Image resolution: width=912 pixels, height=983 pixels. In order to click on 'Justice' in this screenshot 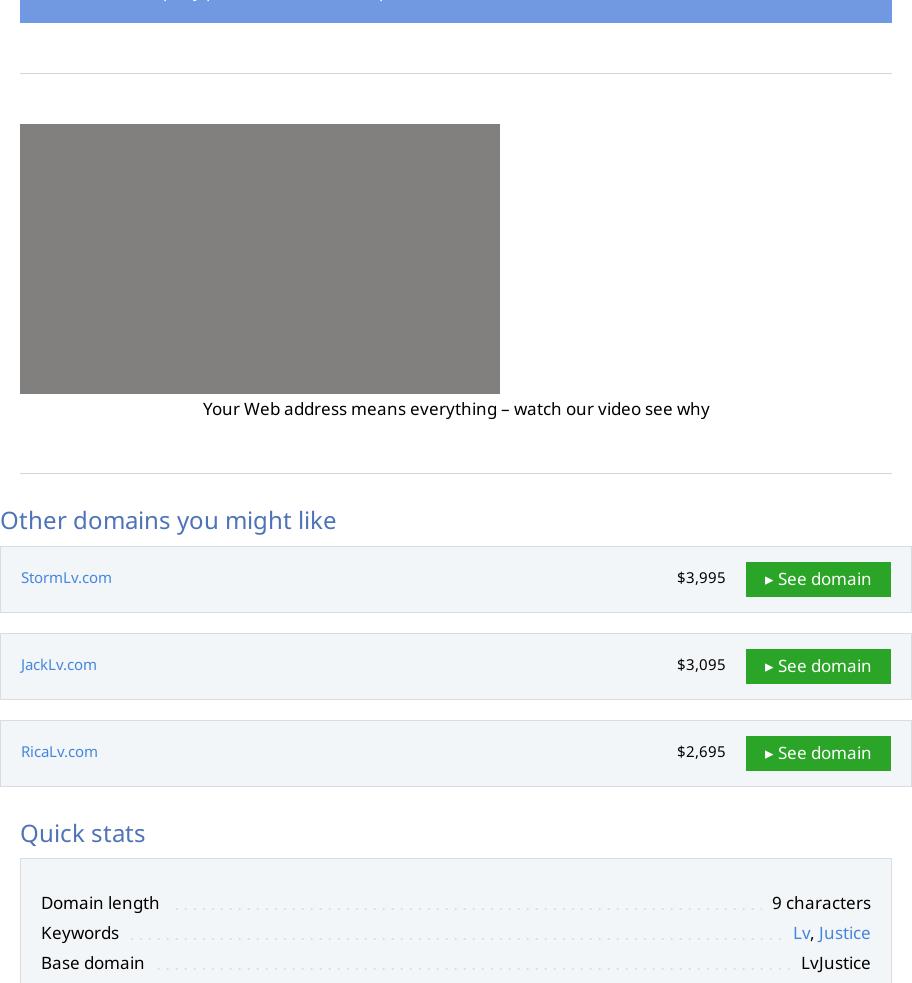, I will do `click(844, 932)`.